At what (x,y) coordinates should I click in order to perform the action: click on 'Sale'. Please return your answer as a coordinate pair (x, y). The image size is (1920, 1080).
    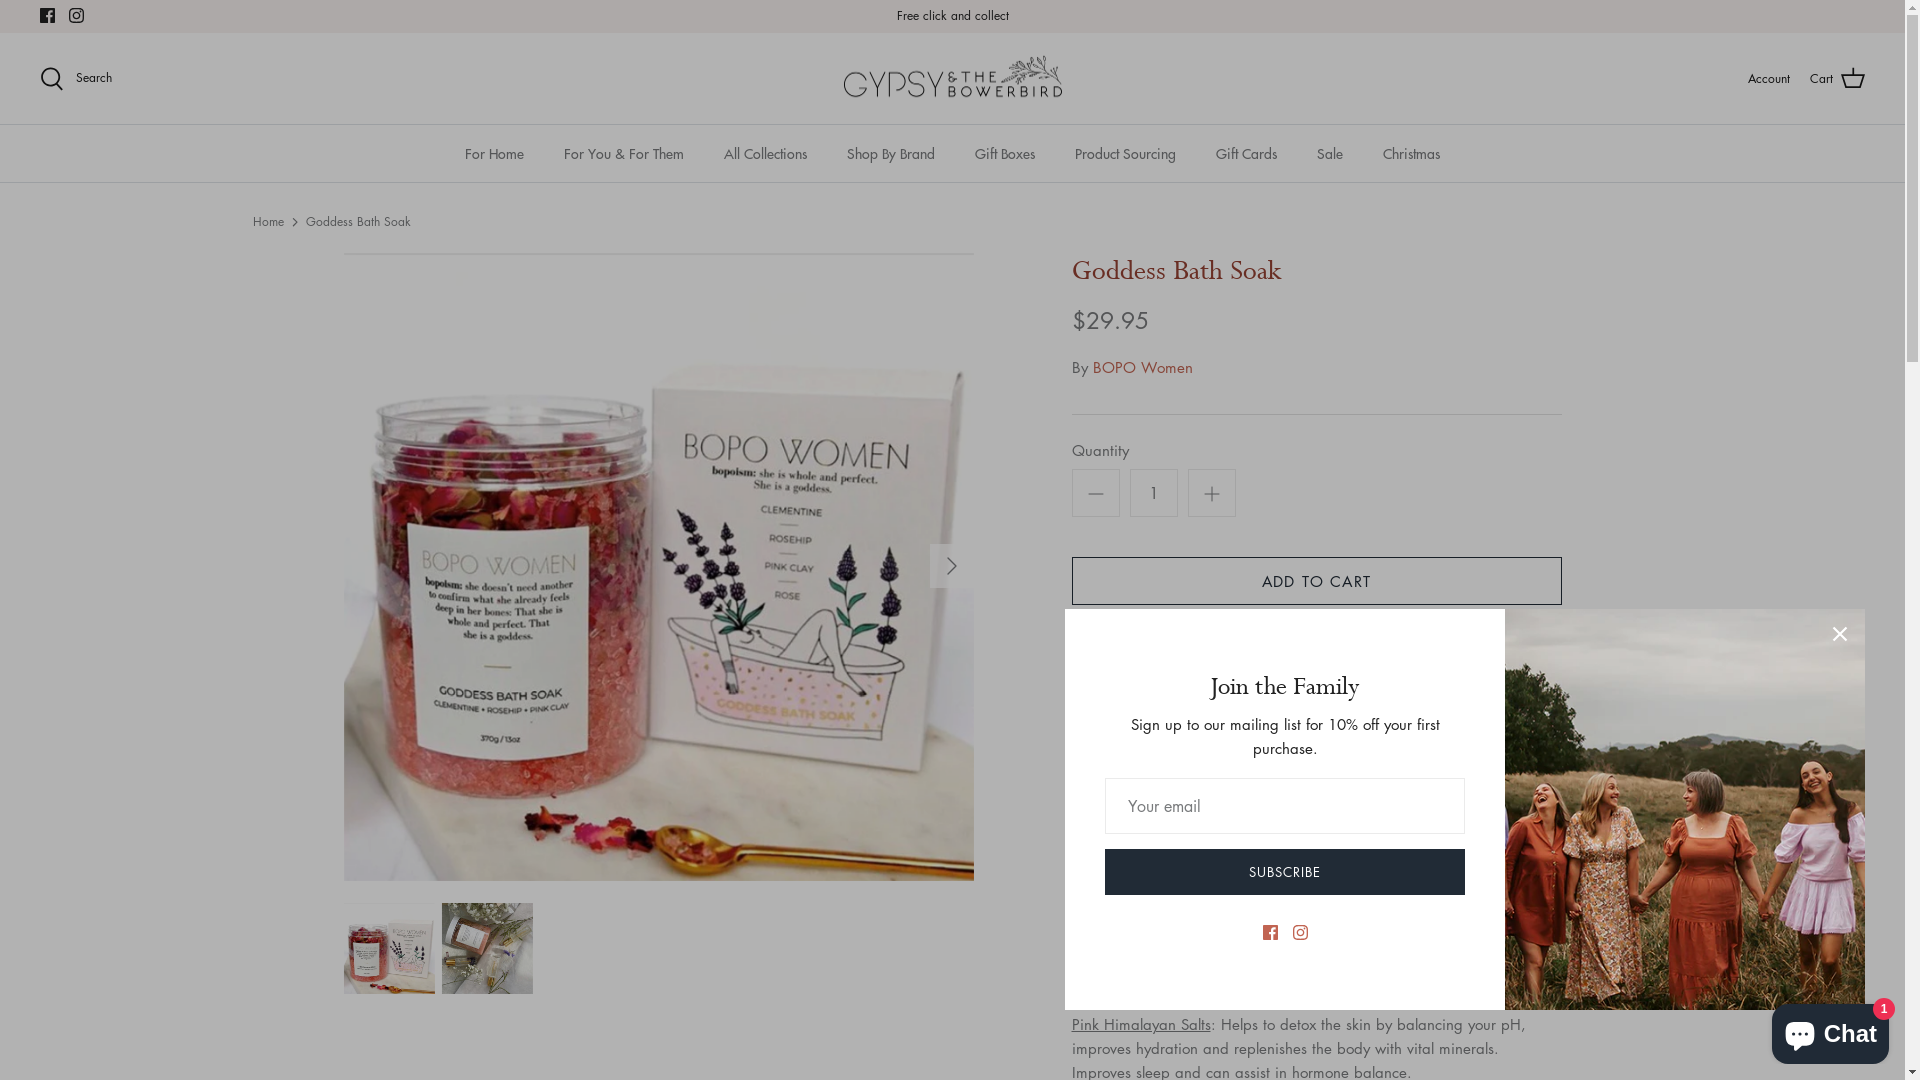
    Looking at the image, I should click on (1329, 152).